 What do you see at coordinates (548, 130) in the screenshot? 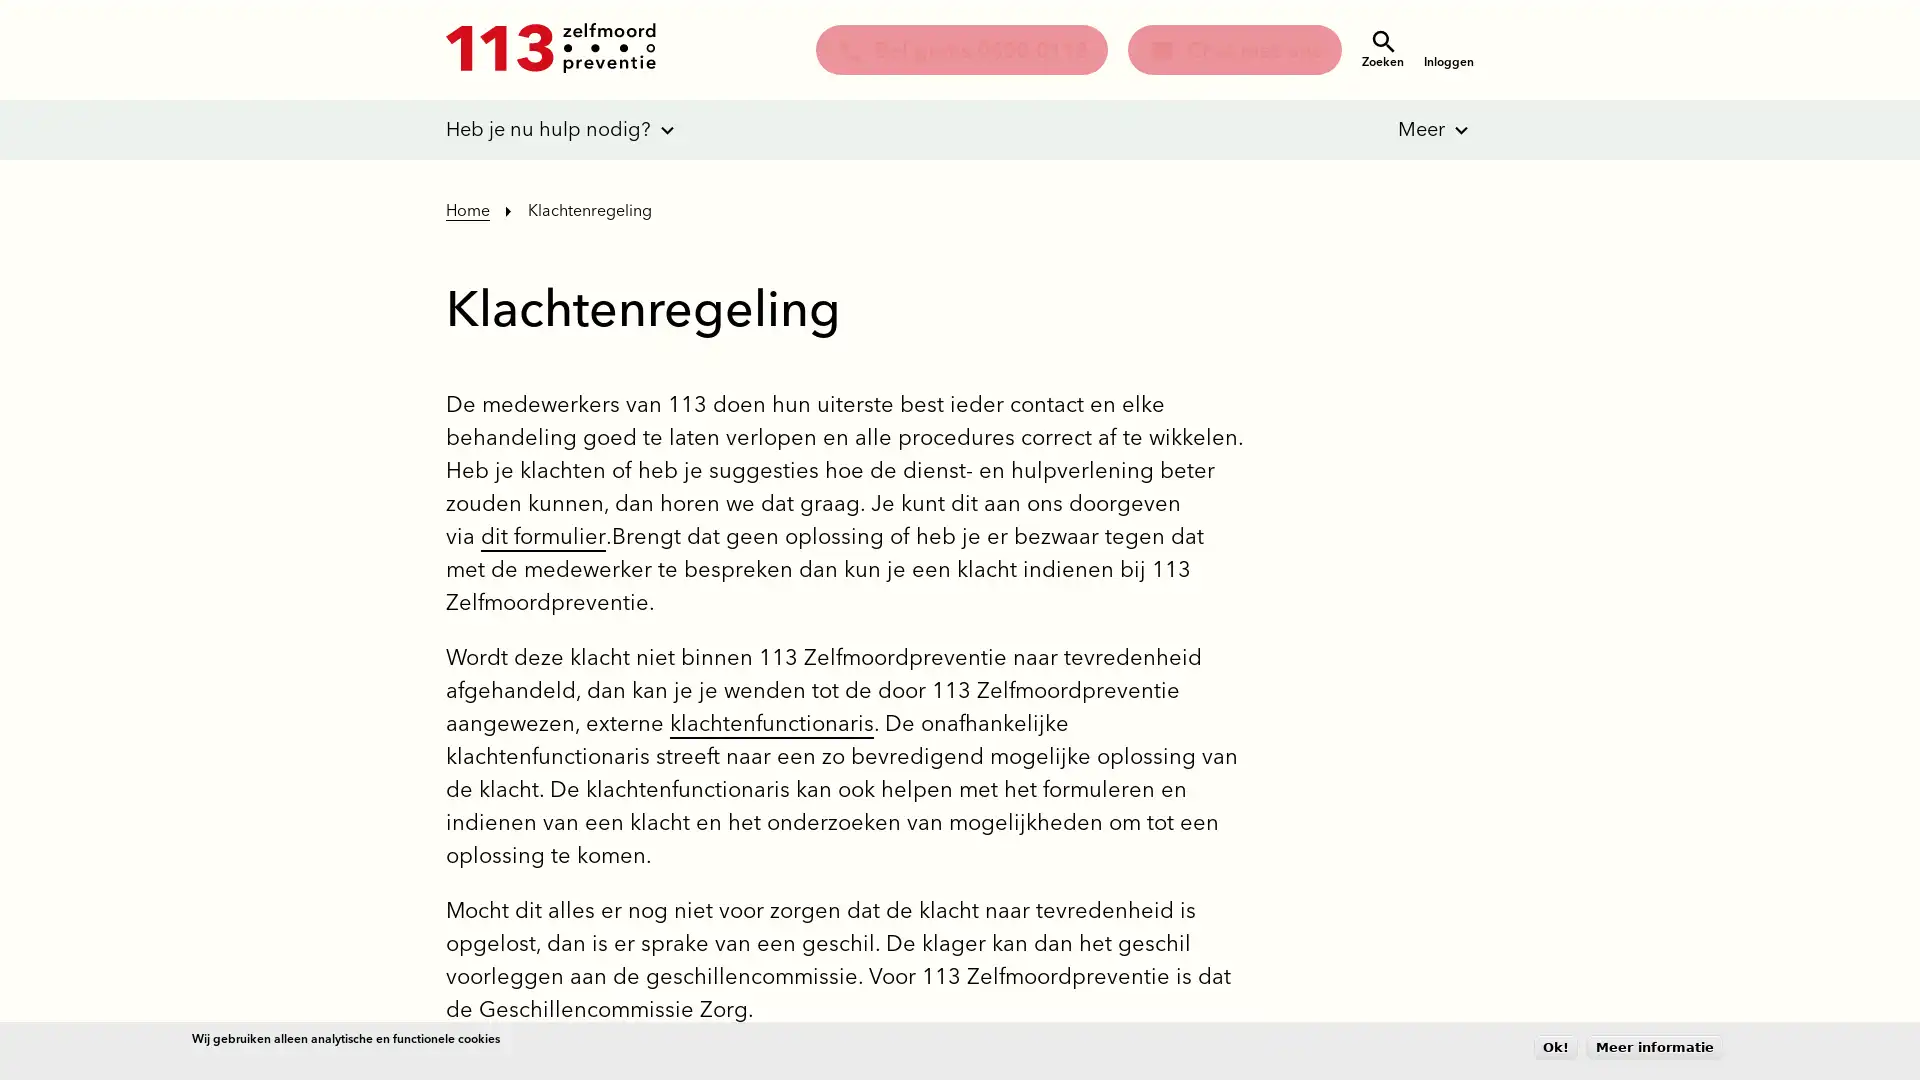
I see `Heb je nu hulp nodig?` at bounding box center [548, 130].